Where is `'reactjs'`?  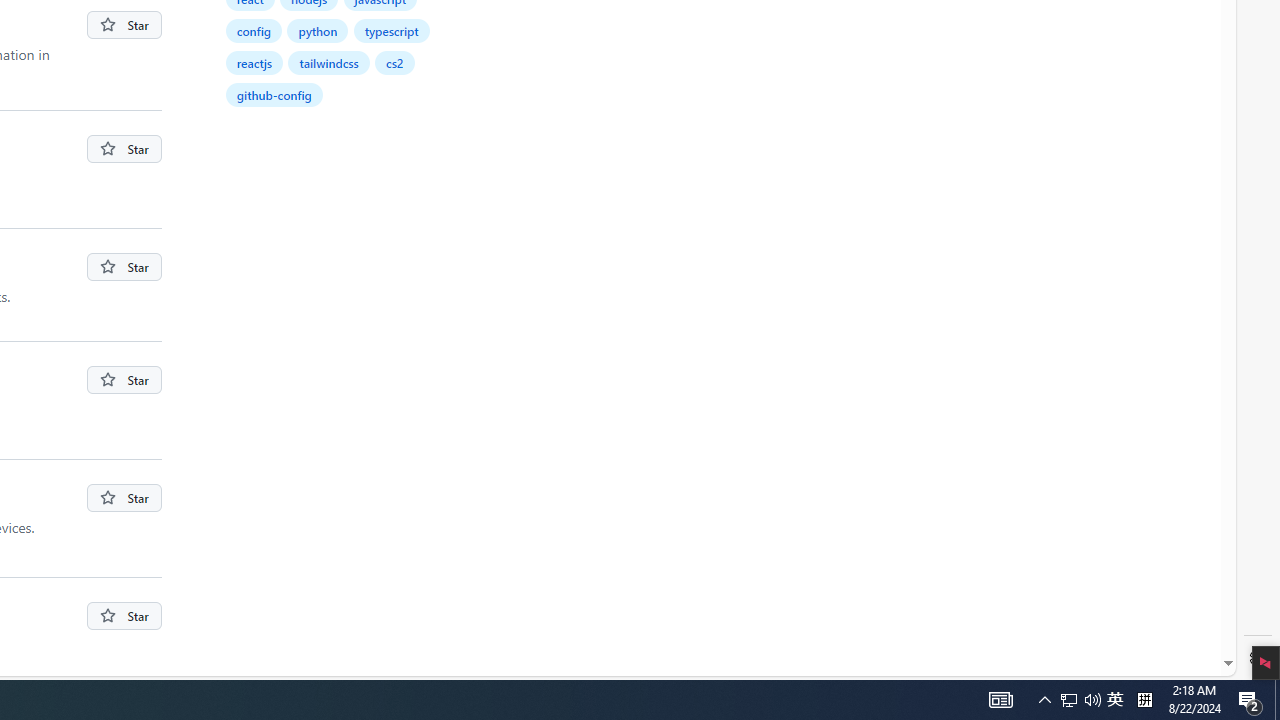
'reactjs' is located at coordinates (254, 61).